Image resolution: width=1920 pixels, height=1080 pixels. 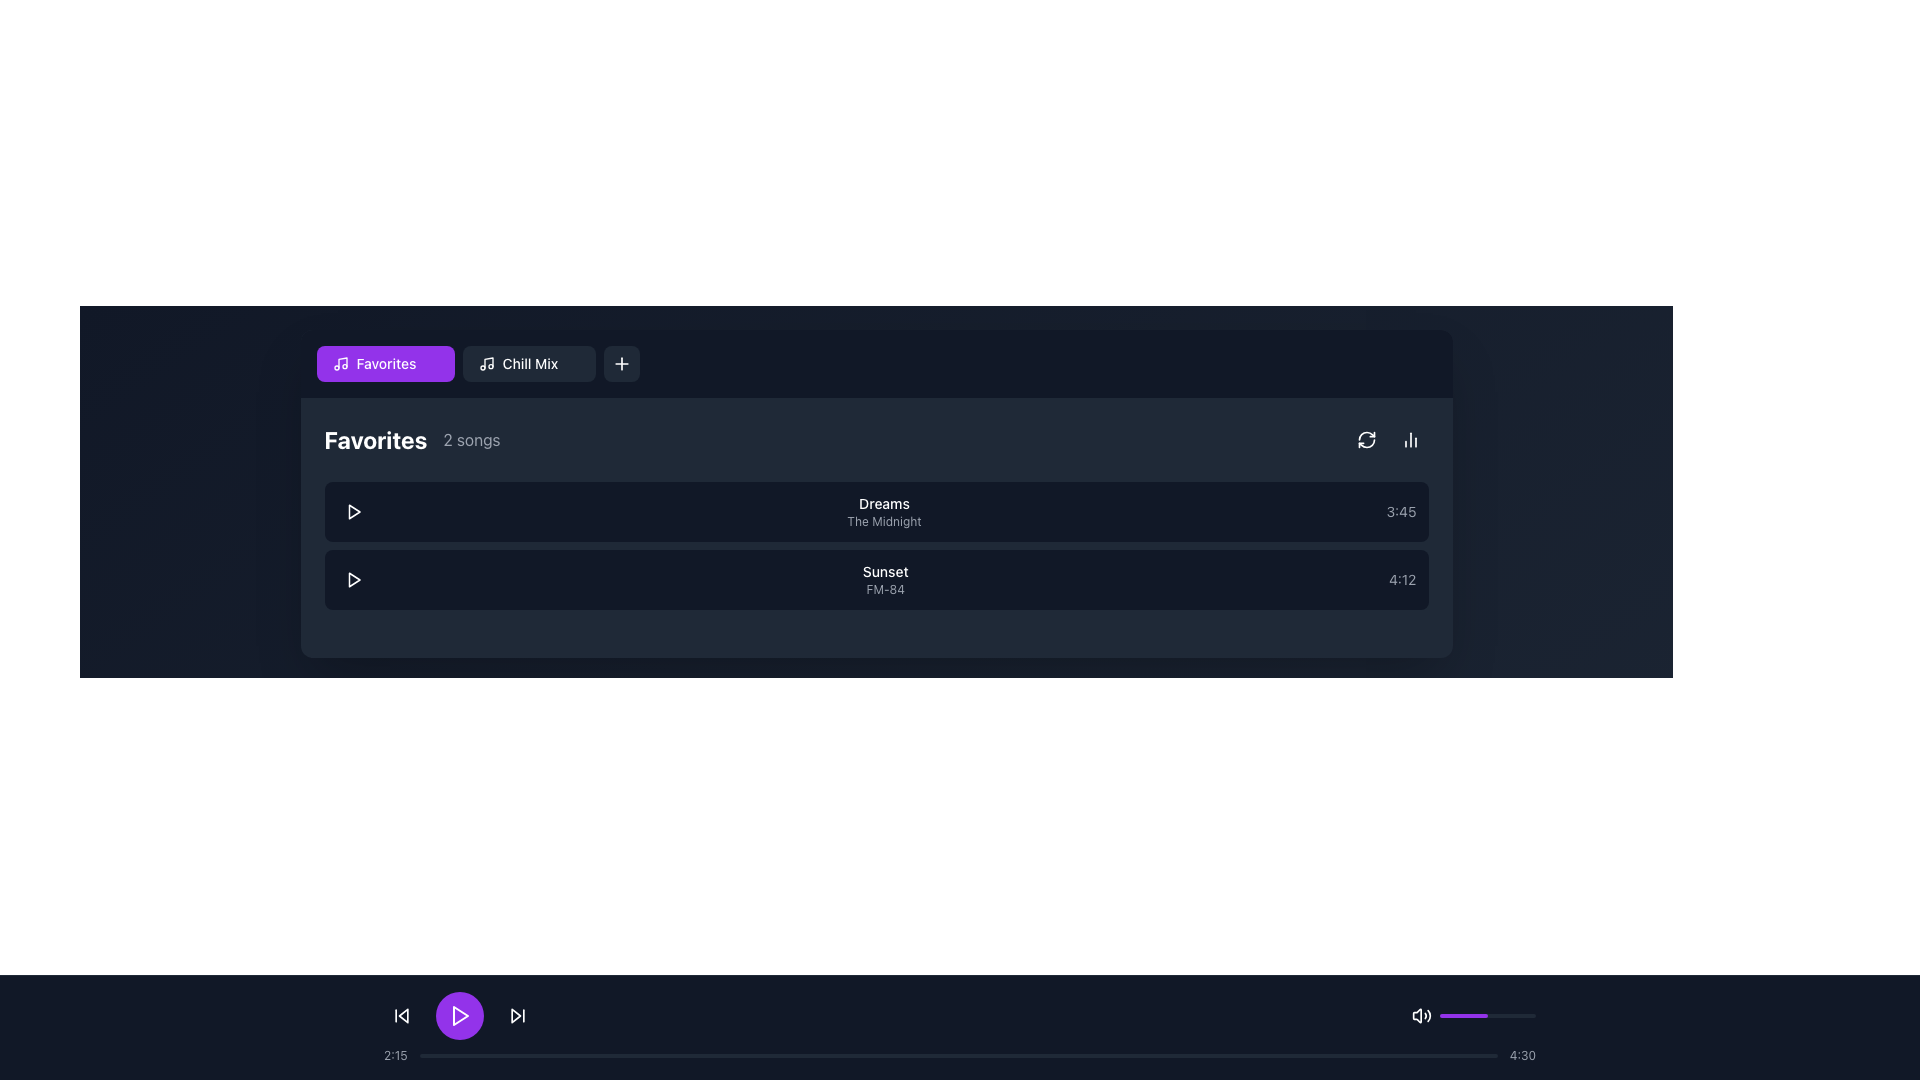 What do you see at coordinates (1465, 1015) in the screenshot?
I see `slider position` at bounding box center [1465, 1015].